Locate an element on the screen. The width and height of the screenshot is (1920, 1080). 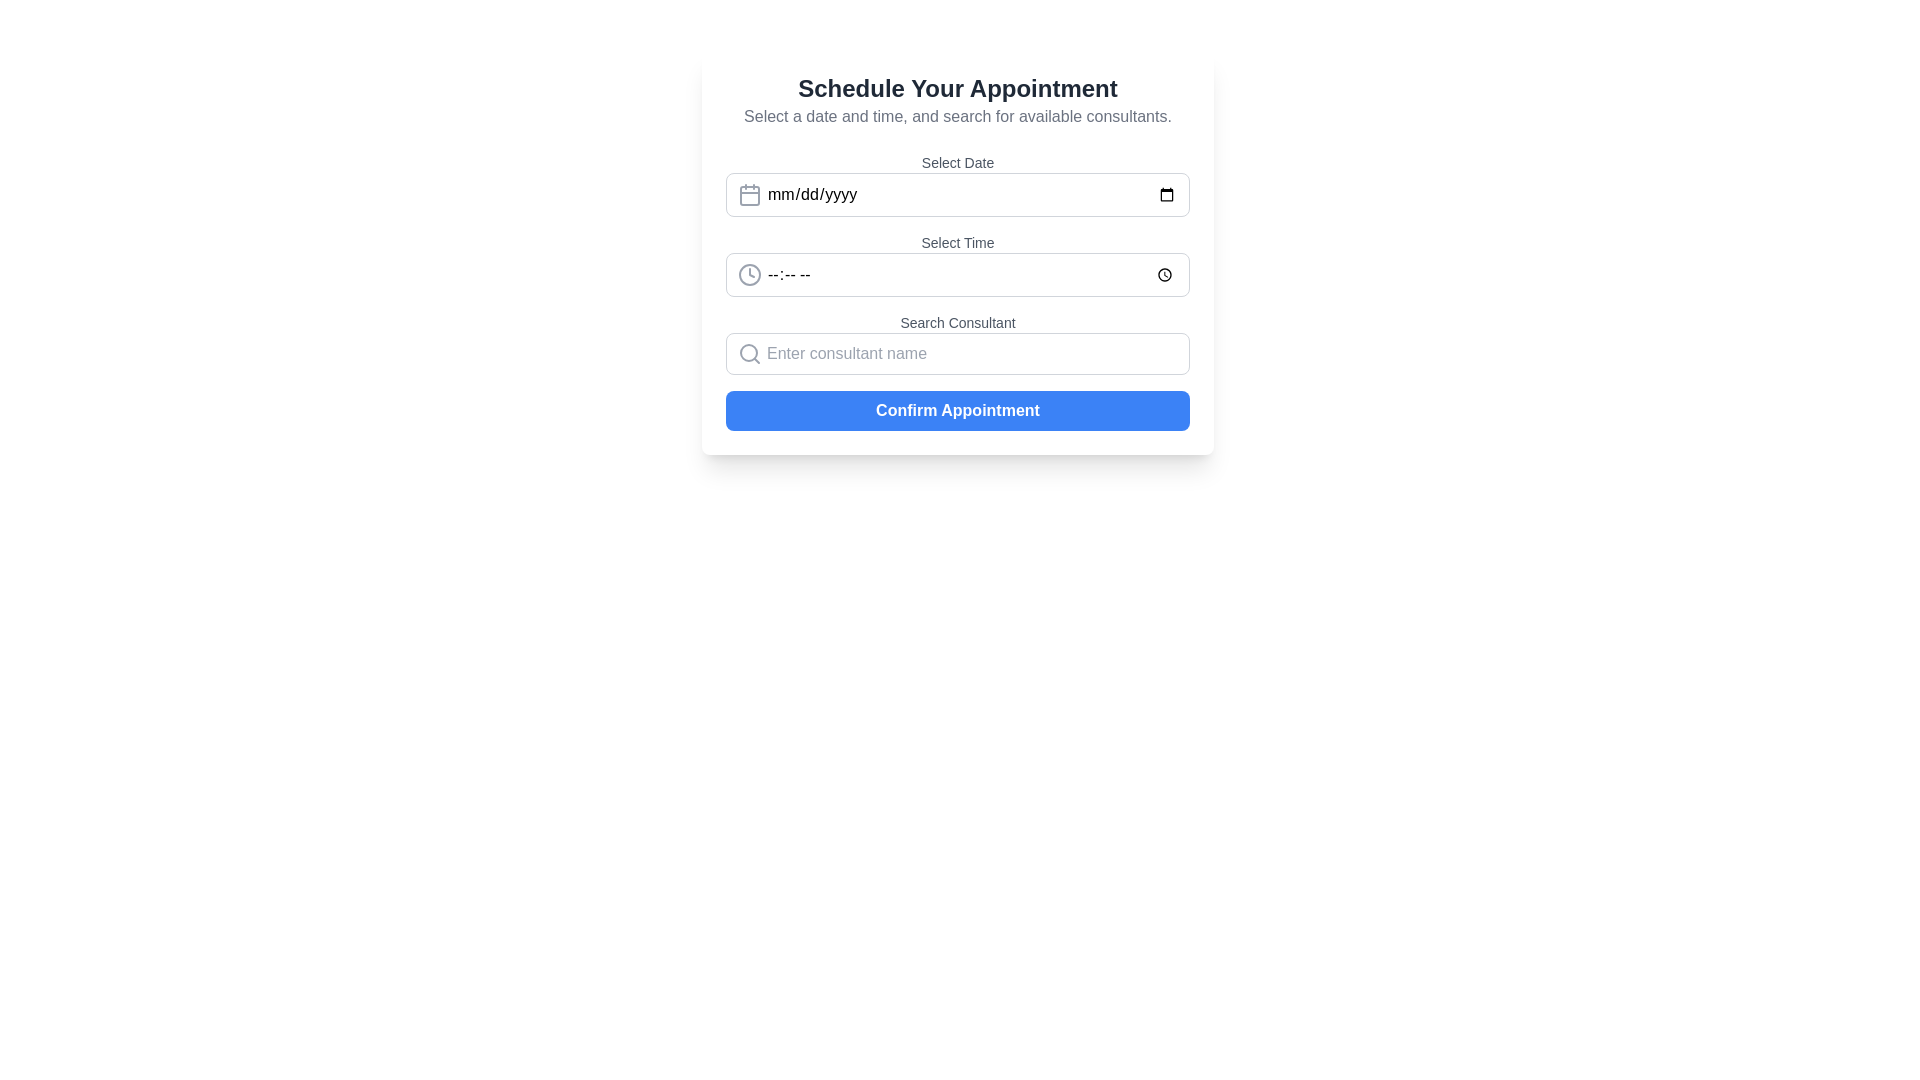
circular element of the search icon located to the left of the input field labeled 'Enter consultant name' in the 'Search Consultant' section is located at coordinates (747, 352).